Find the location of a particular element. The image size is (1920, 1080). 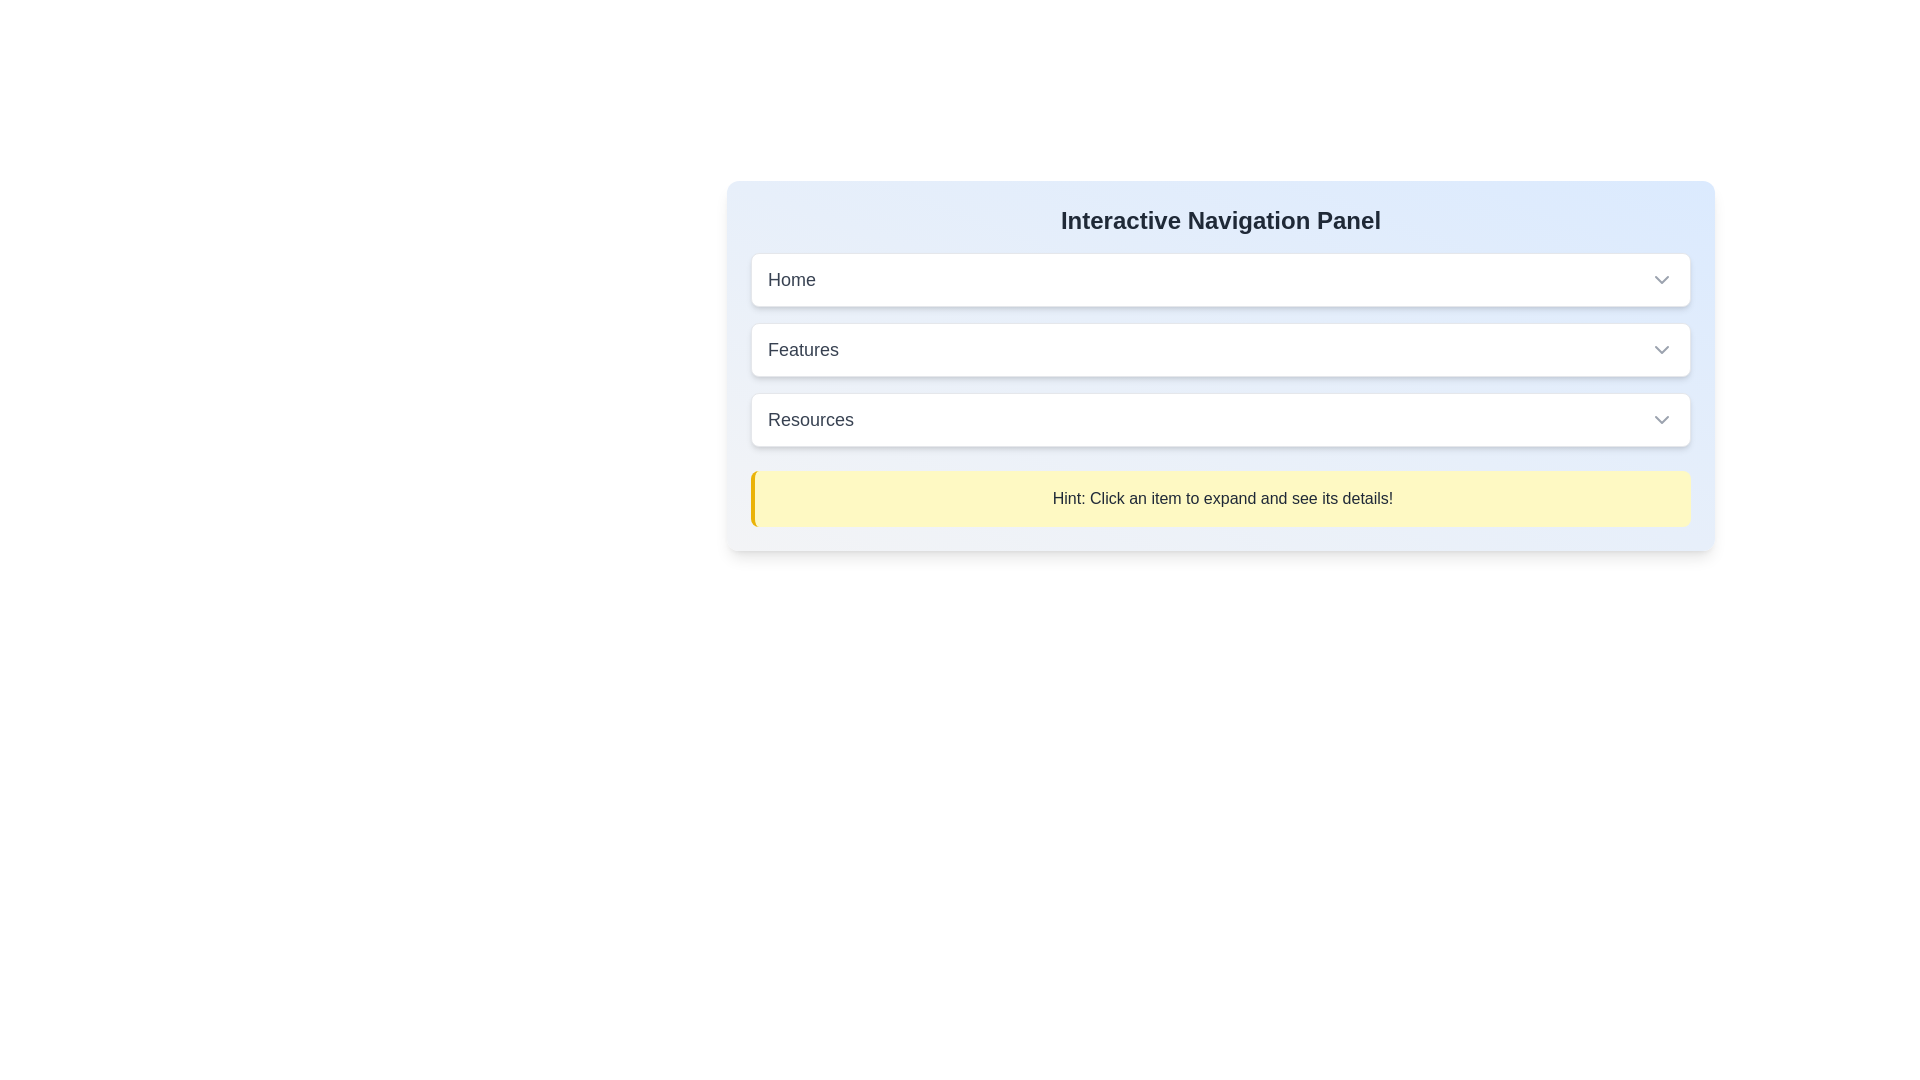

the Accordion navigation panel is located at coordinates (1219, 389).